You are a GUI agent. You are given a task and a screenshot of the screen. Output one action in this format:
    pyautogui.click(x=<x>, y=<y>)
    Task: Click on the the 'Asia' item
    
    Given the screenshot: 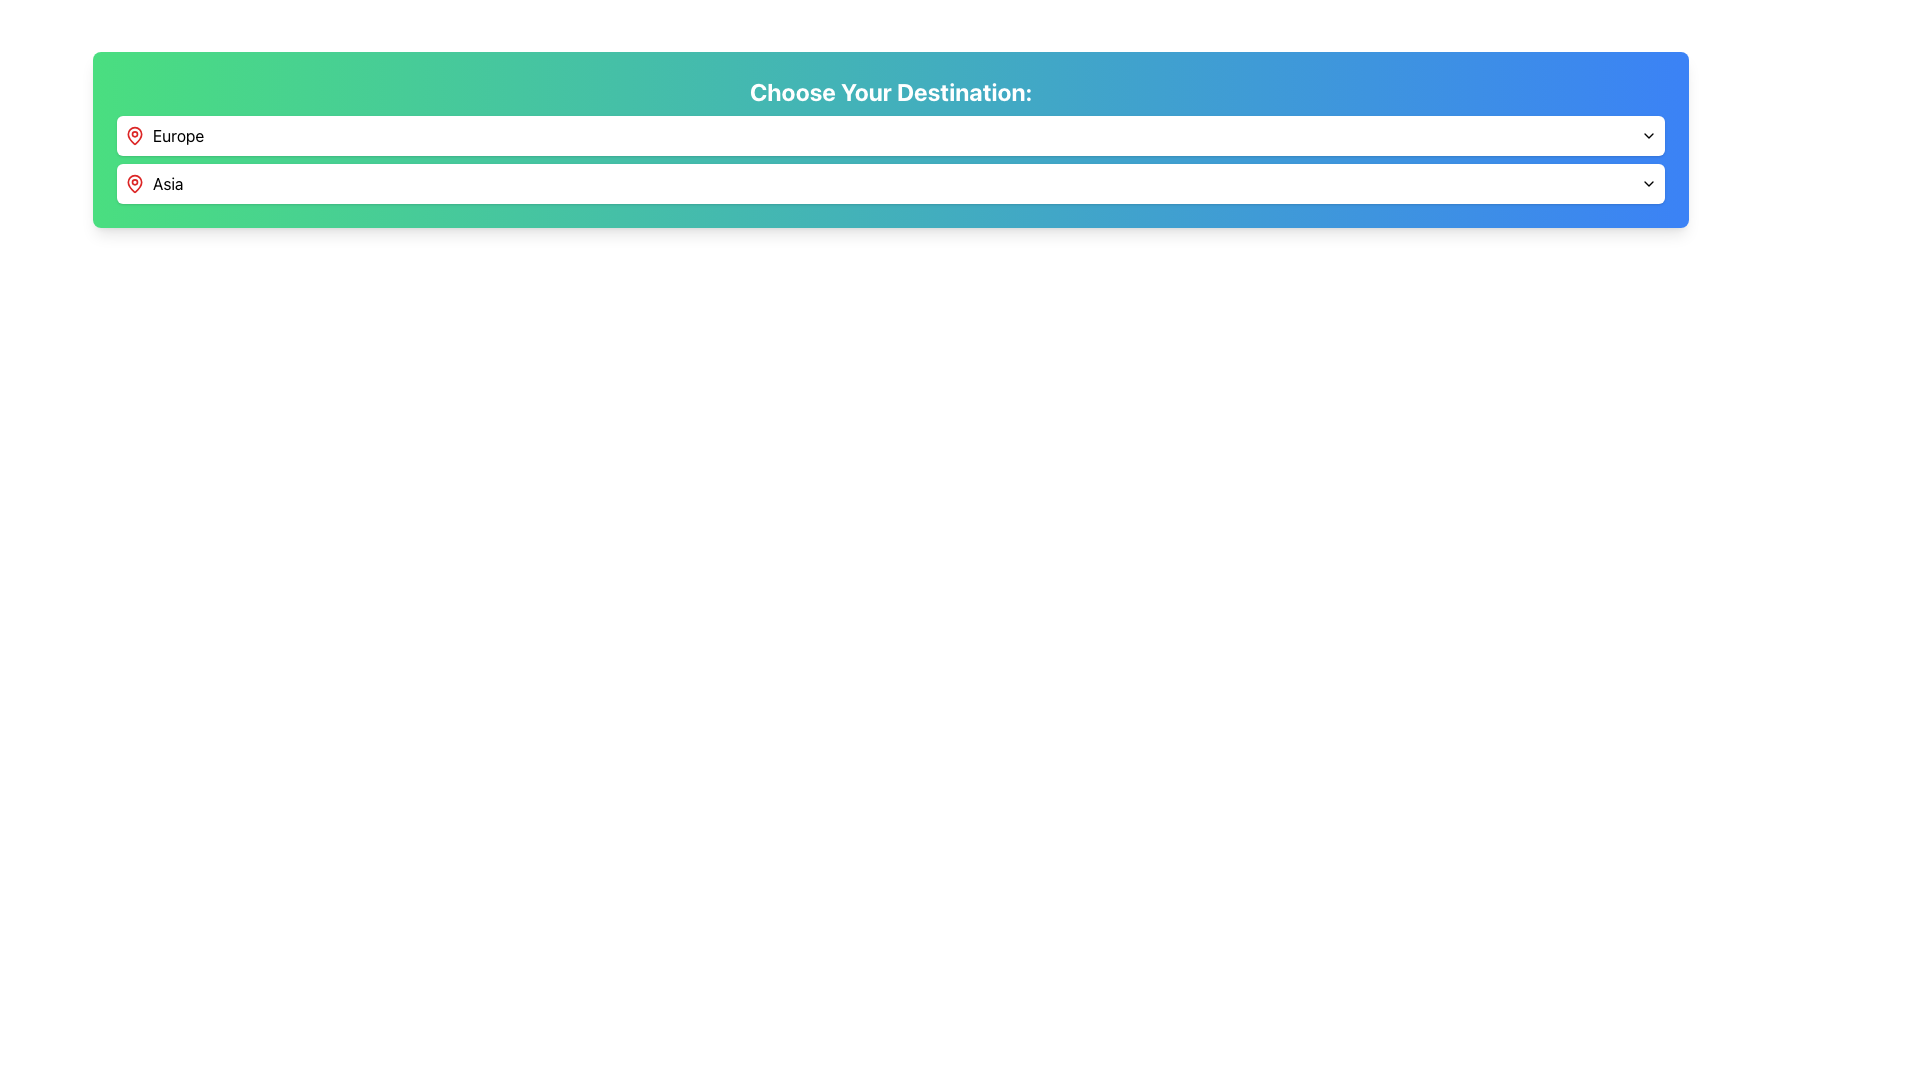 What is the action you would take?
    pyautogui.click(x=890, y=158)
    